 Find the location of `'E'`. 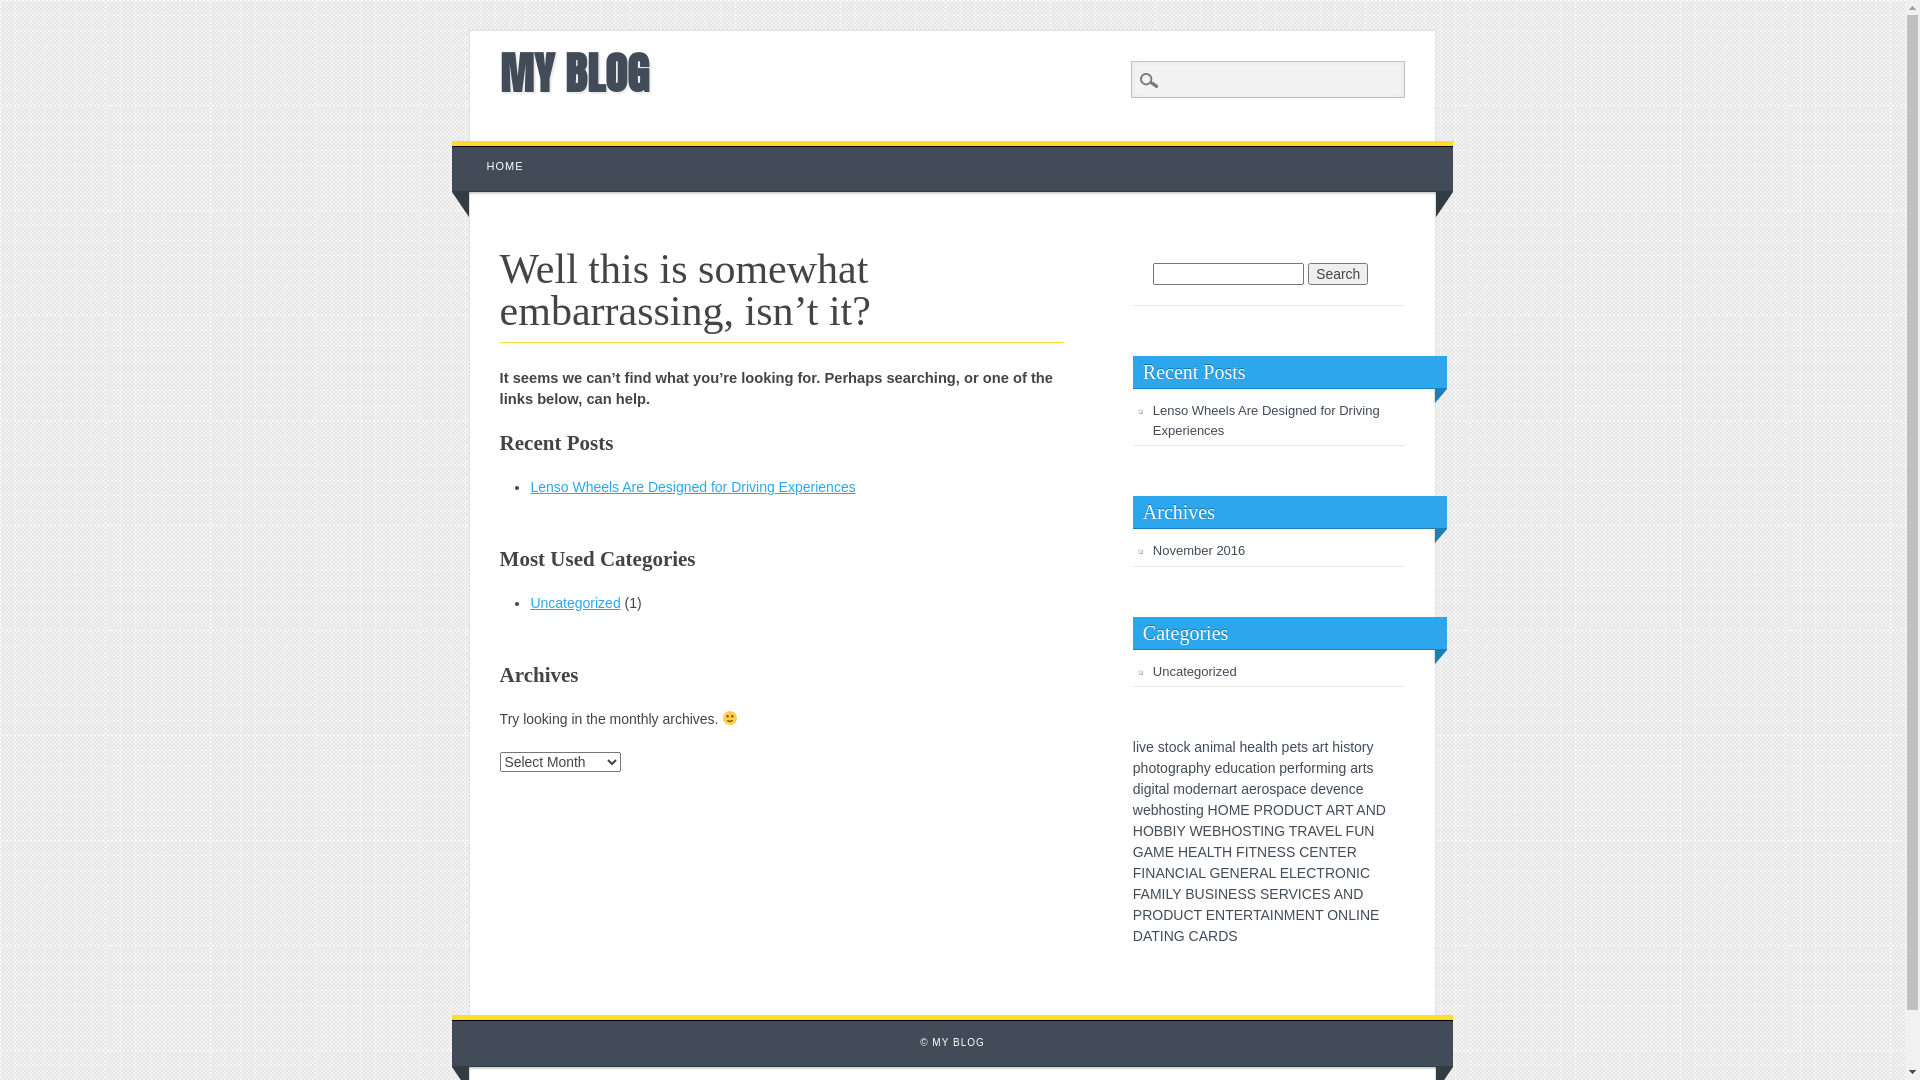

'E' is located at coordinates (1243, 810).